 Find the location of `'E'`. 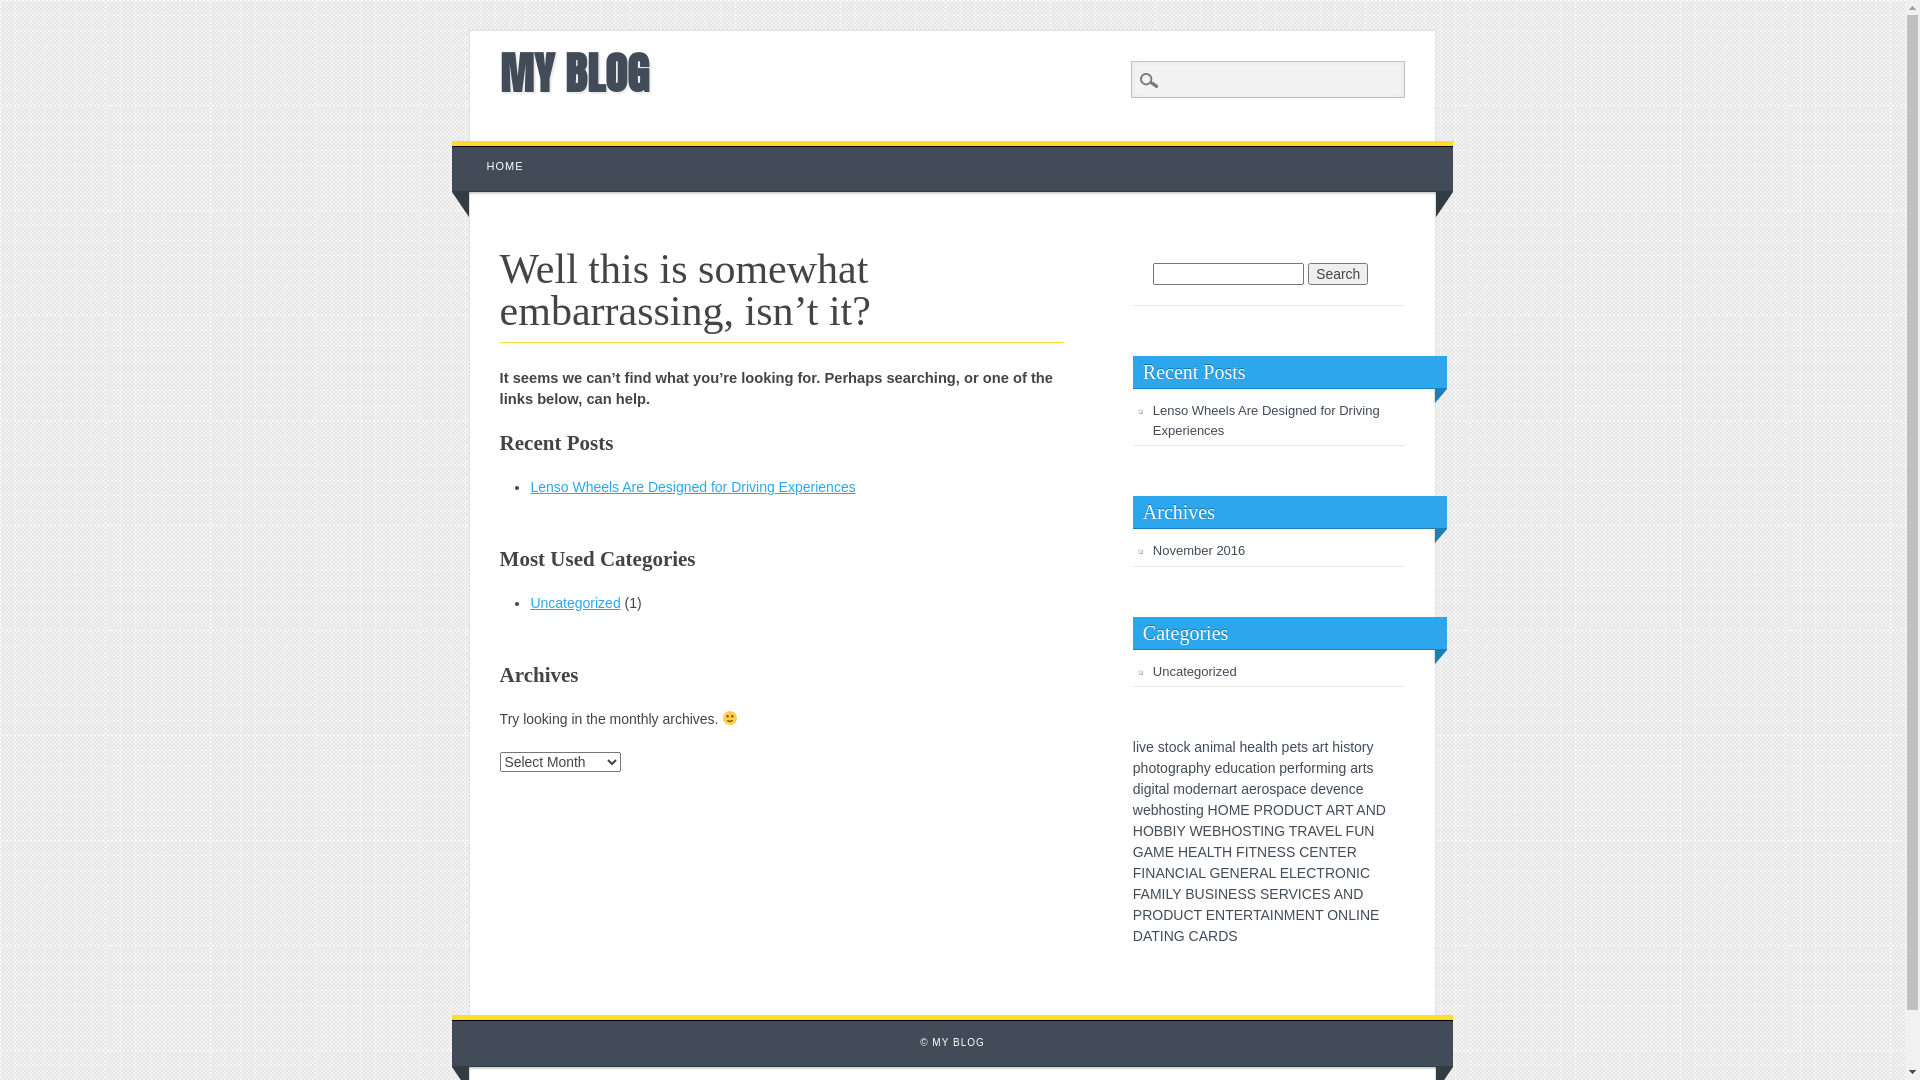

'E' is located at coordinates (1243, 810).